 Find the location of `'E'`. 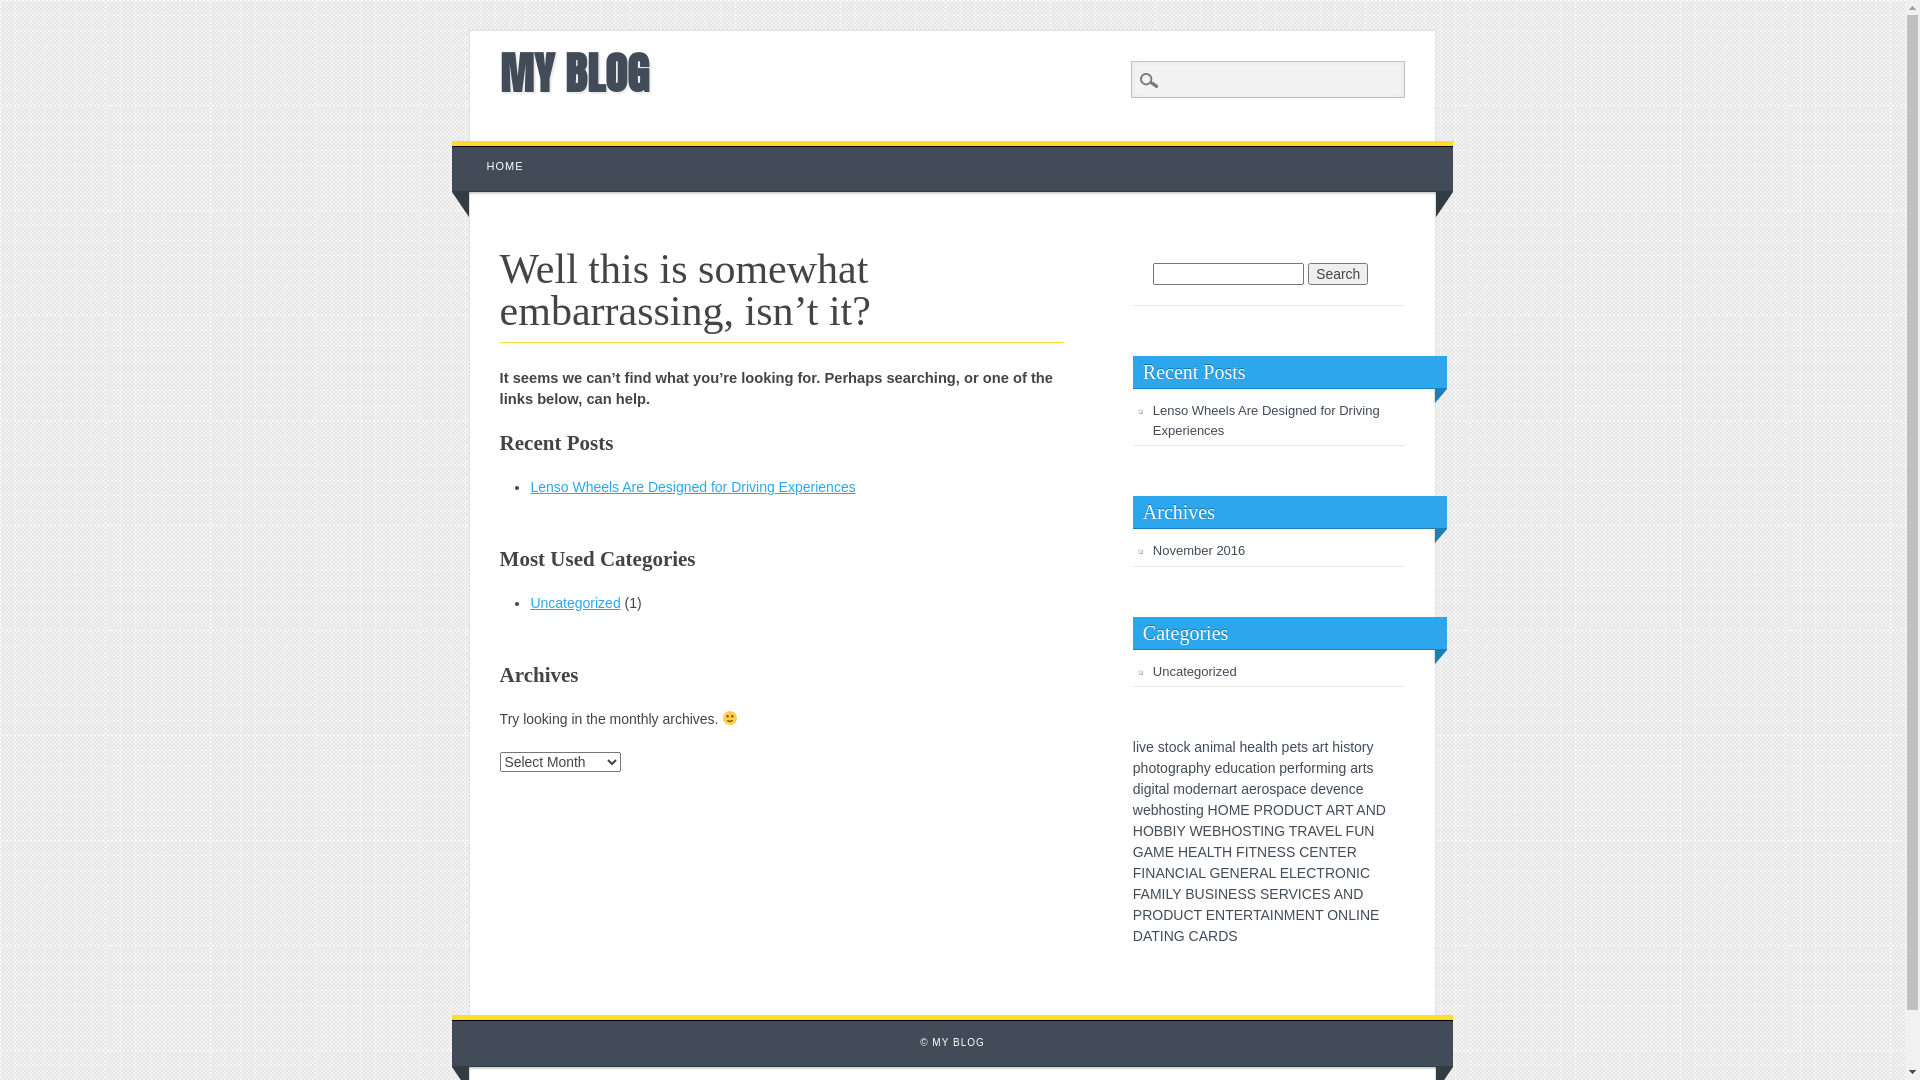

'E' is located at coordinates (1243, 810).